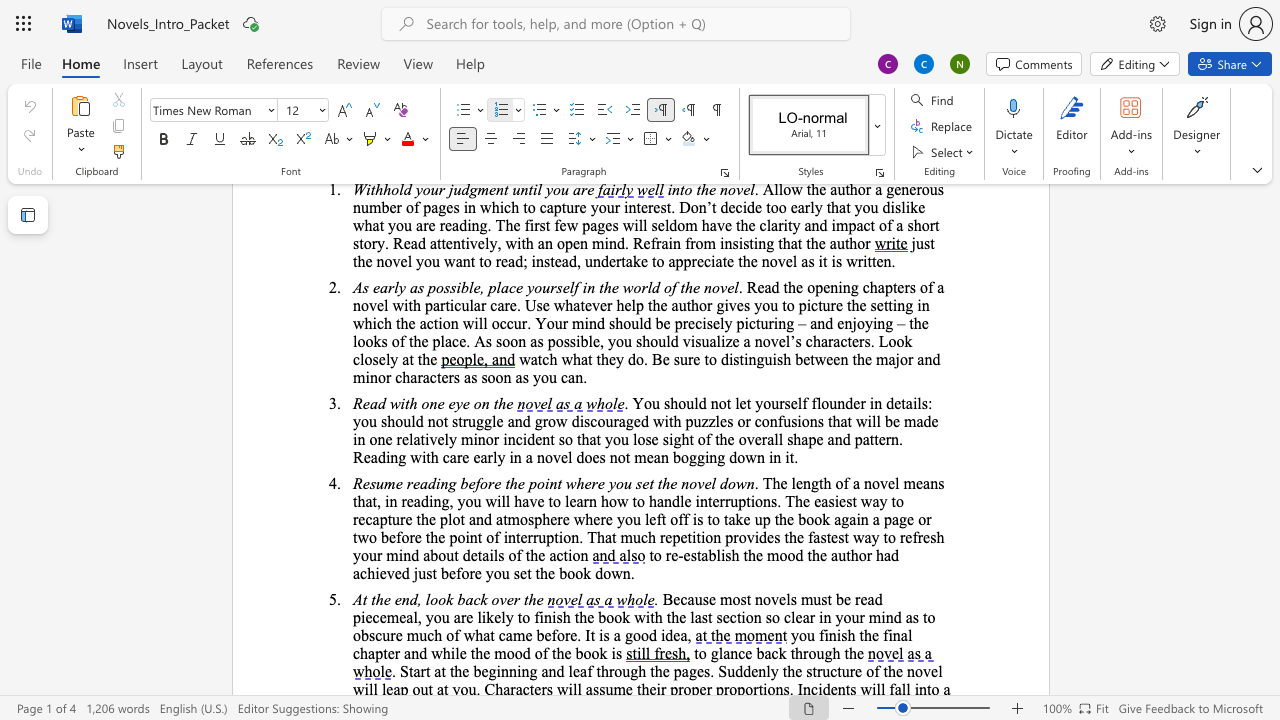  What do you see at coordinates (410, 438) in the screenshot?
I see `the 1th character "l" in the text` at bounding box center [410, 438].